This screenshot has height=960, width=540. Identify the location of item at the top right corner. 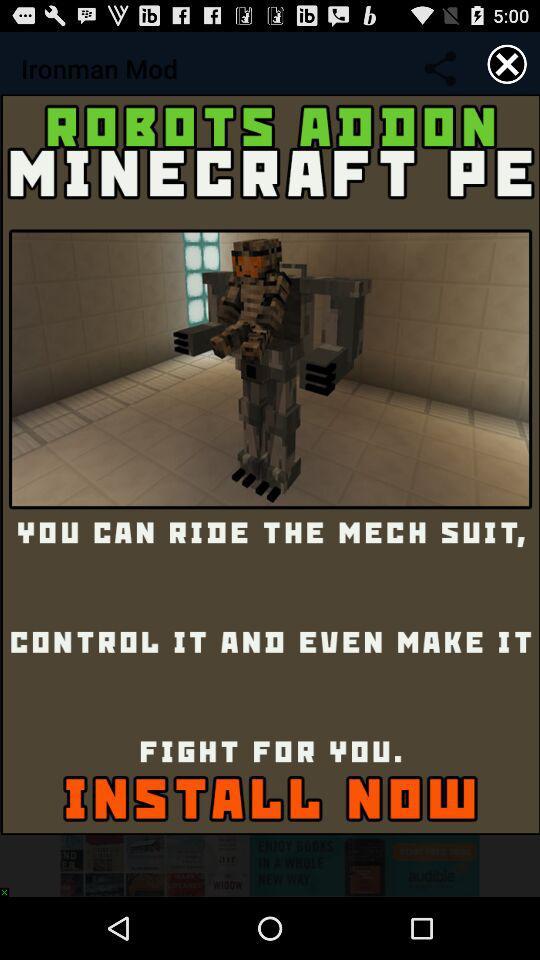
(507, 64).